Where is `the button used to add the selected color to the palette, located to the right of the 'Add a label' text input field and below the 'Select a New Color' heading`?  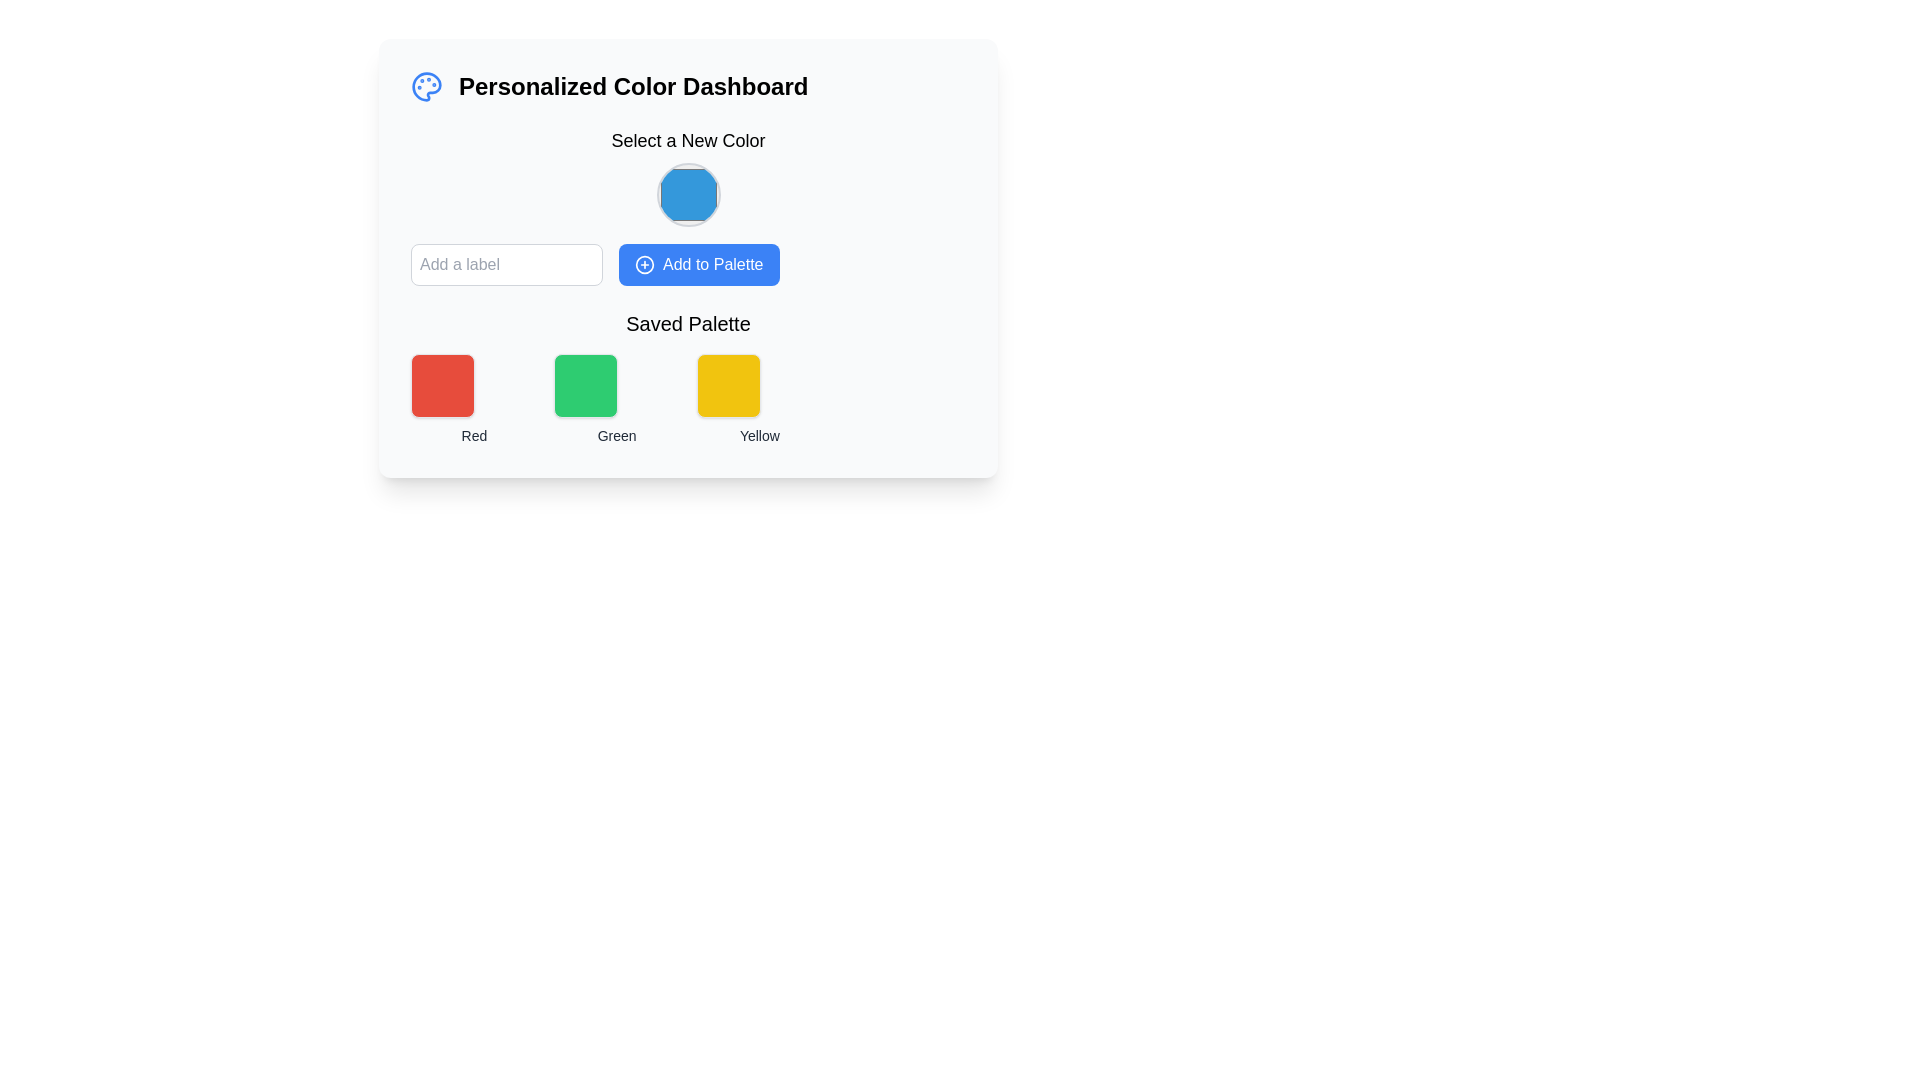 the button used to add the selected color to the palette, located to the right of the 'Add a label' text input field and below the 'Select a New Color' heading is located at coordinates (688, 264).